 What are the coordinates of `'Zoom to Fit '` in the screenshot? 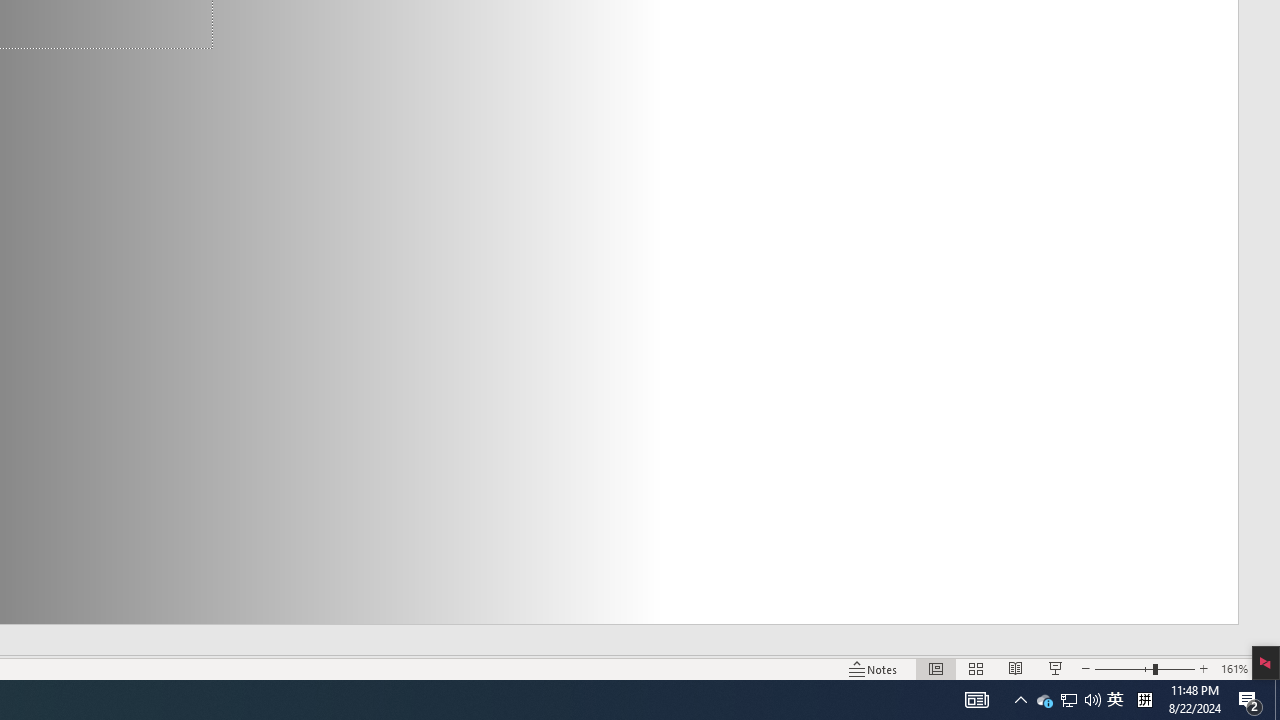 It's located at (1266, 669).